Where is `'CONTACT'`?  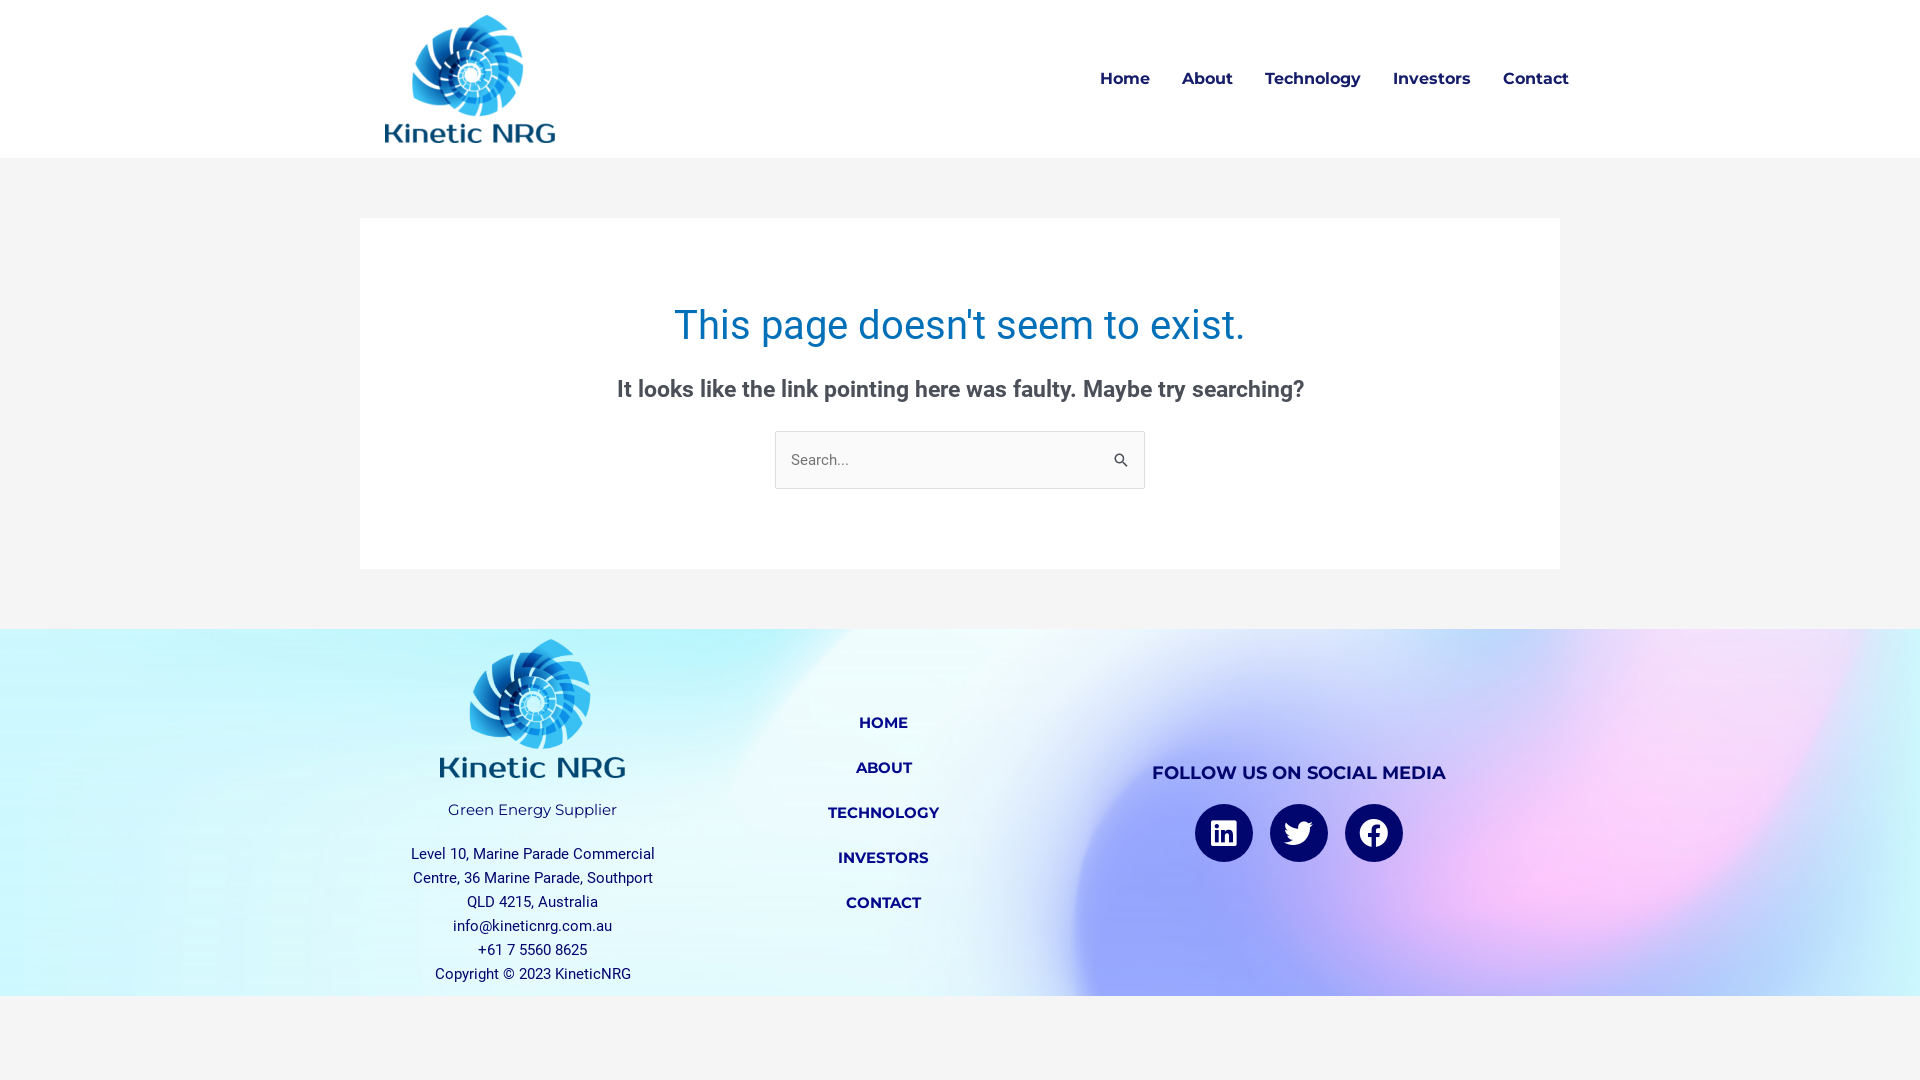 'CONTACT' is located at coordinates (882, 902).